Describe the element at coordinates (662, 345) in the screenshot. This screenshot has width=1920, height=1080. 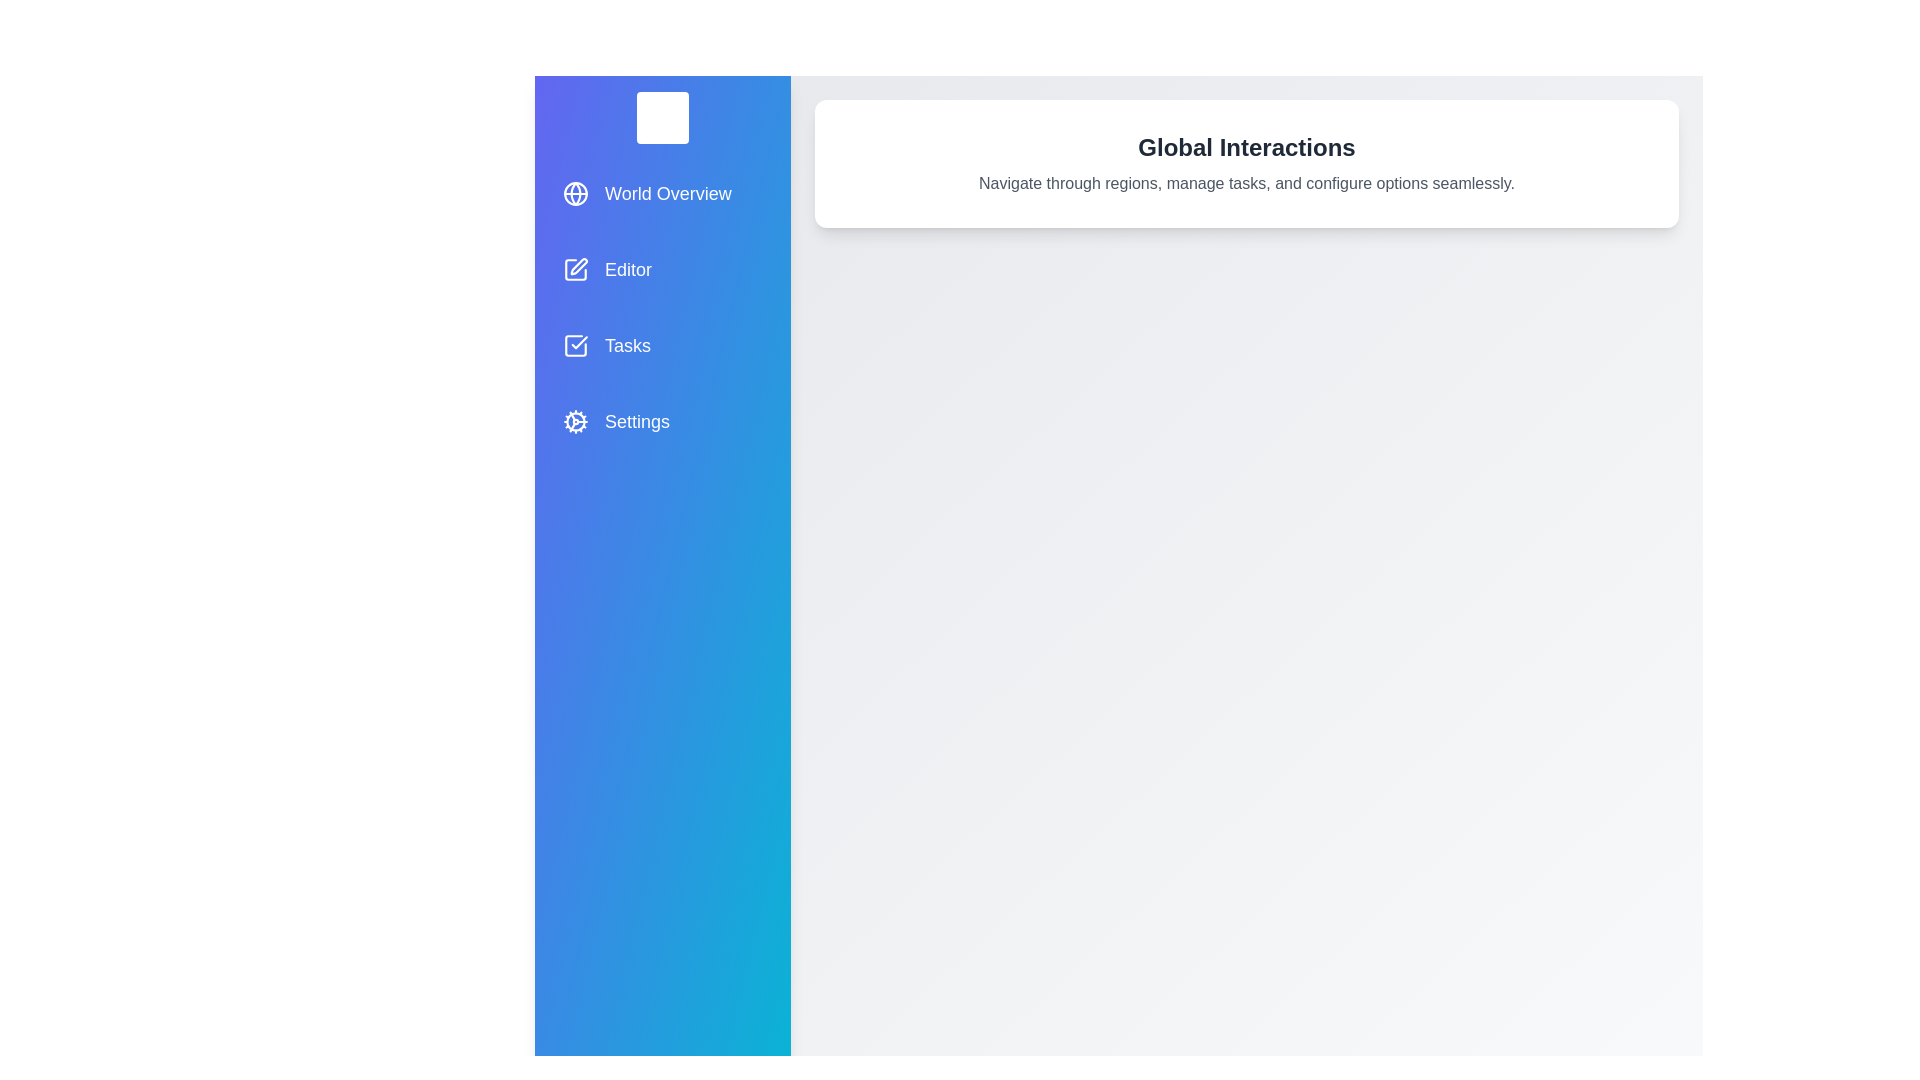
I see `the 'Tasks' menu item in the drawer` at that location.